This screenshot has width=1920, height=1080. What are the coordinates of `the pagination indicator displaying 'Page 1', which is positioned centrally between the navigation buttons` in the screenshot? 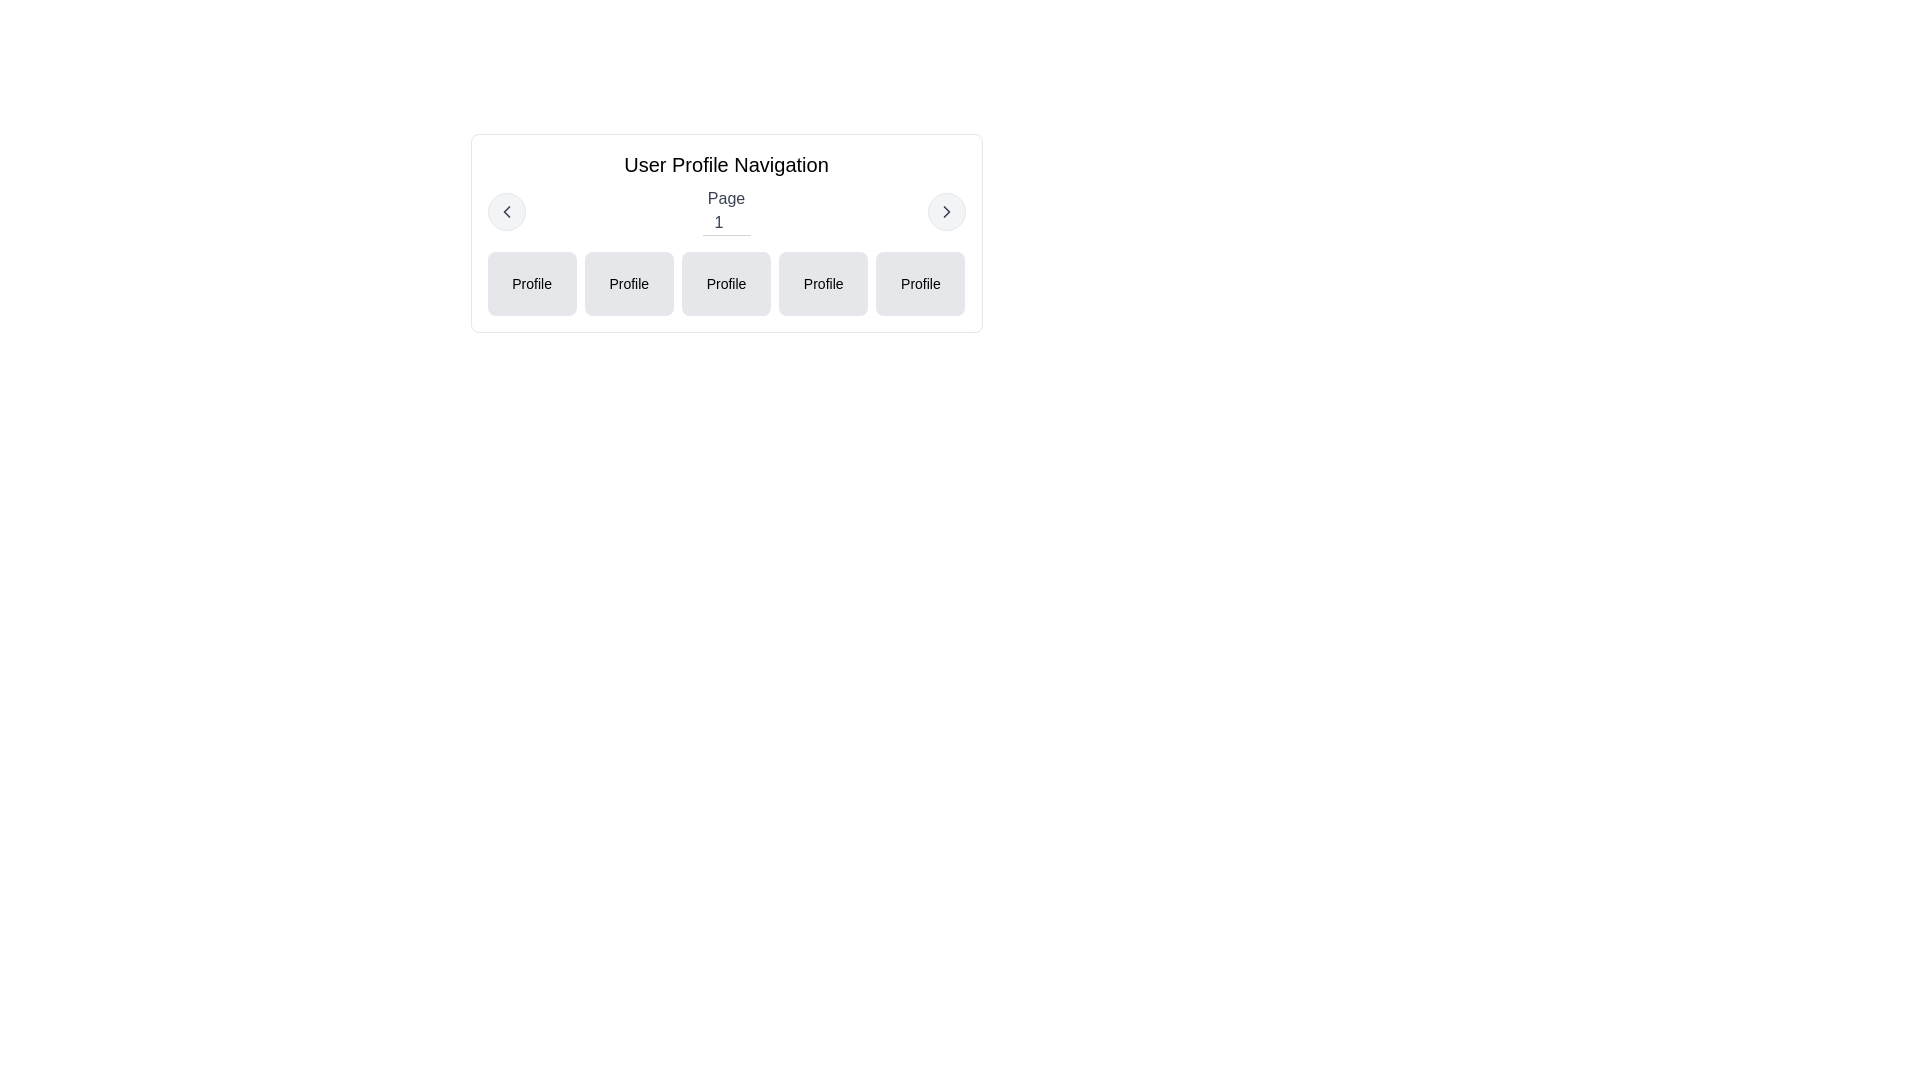 It's located at (725, 211).